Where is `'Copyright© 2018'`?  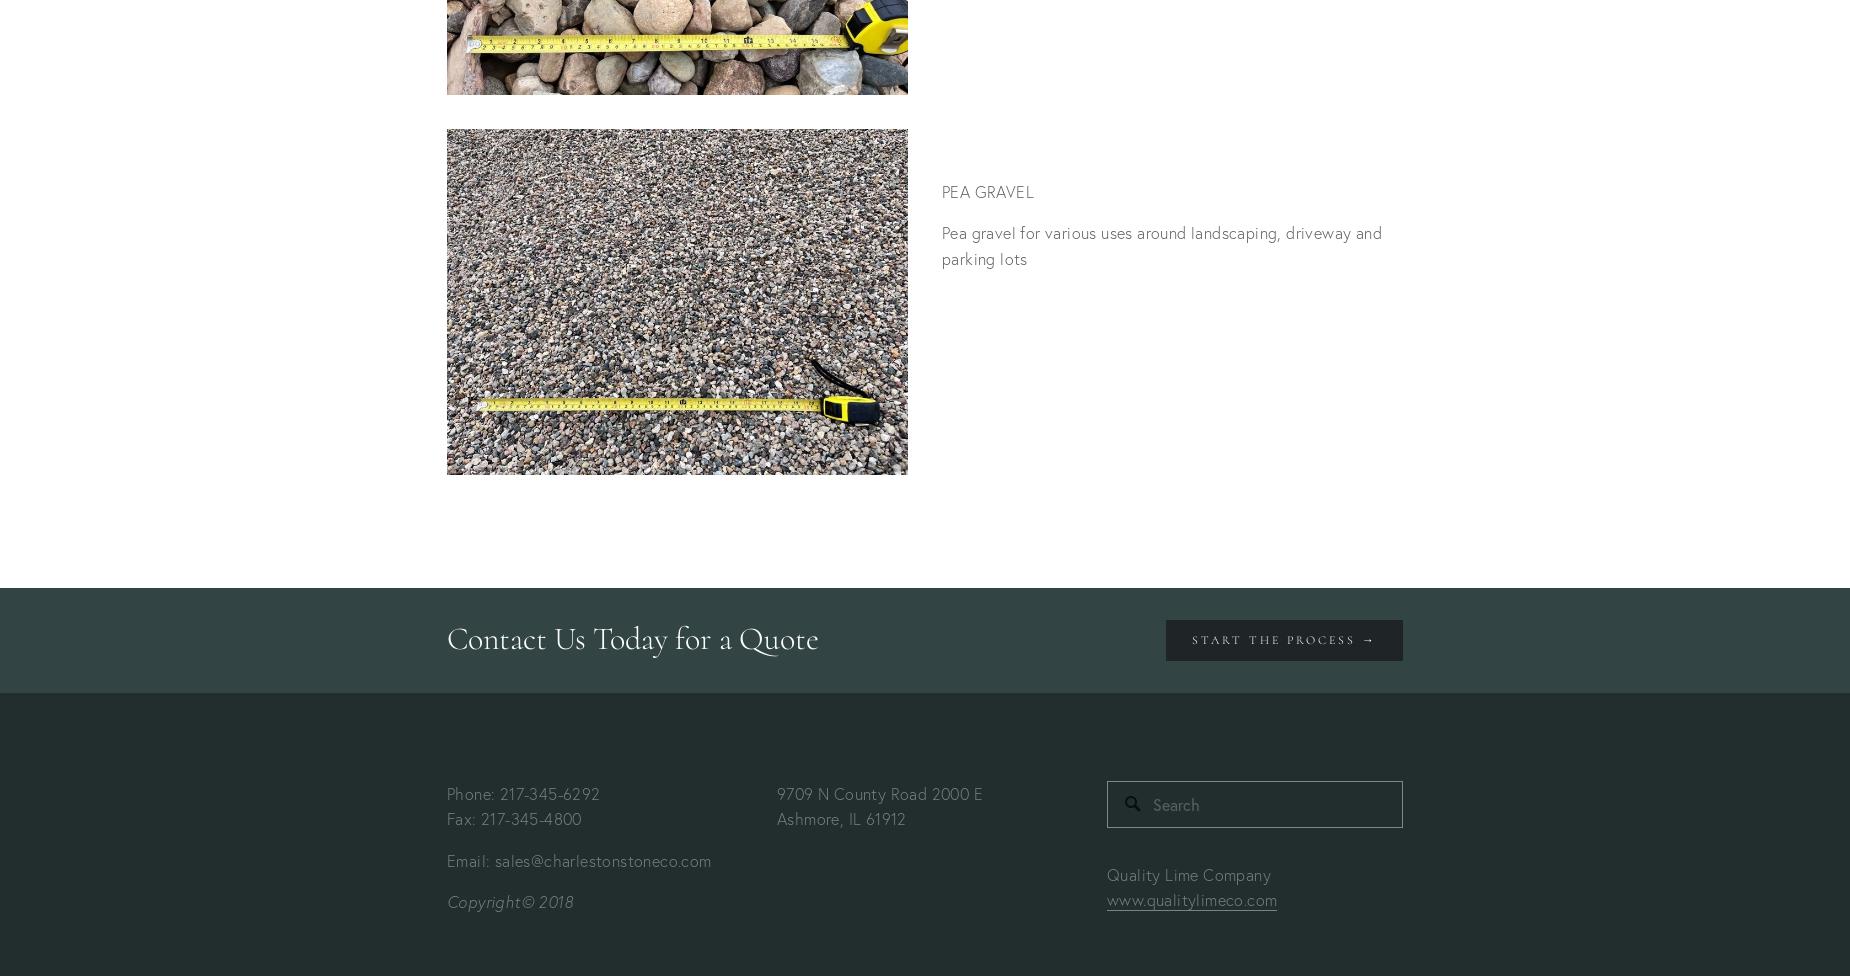
'Copyright© 2018' is located at coordinates (510, 900).